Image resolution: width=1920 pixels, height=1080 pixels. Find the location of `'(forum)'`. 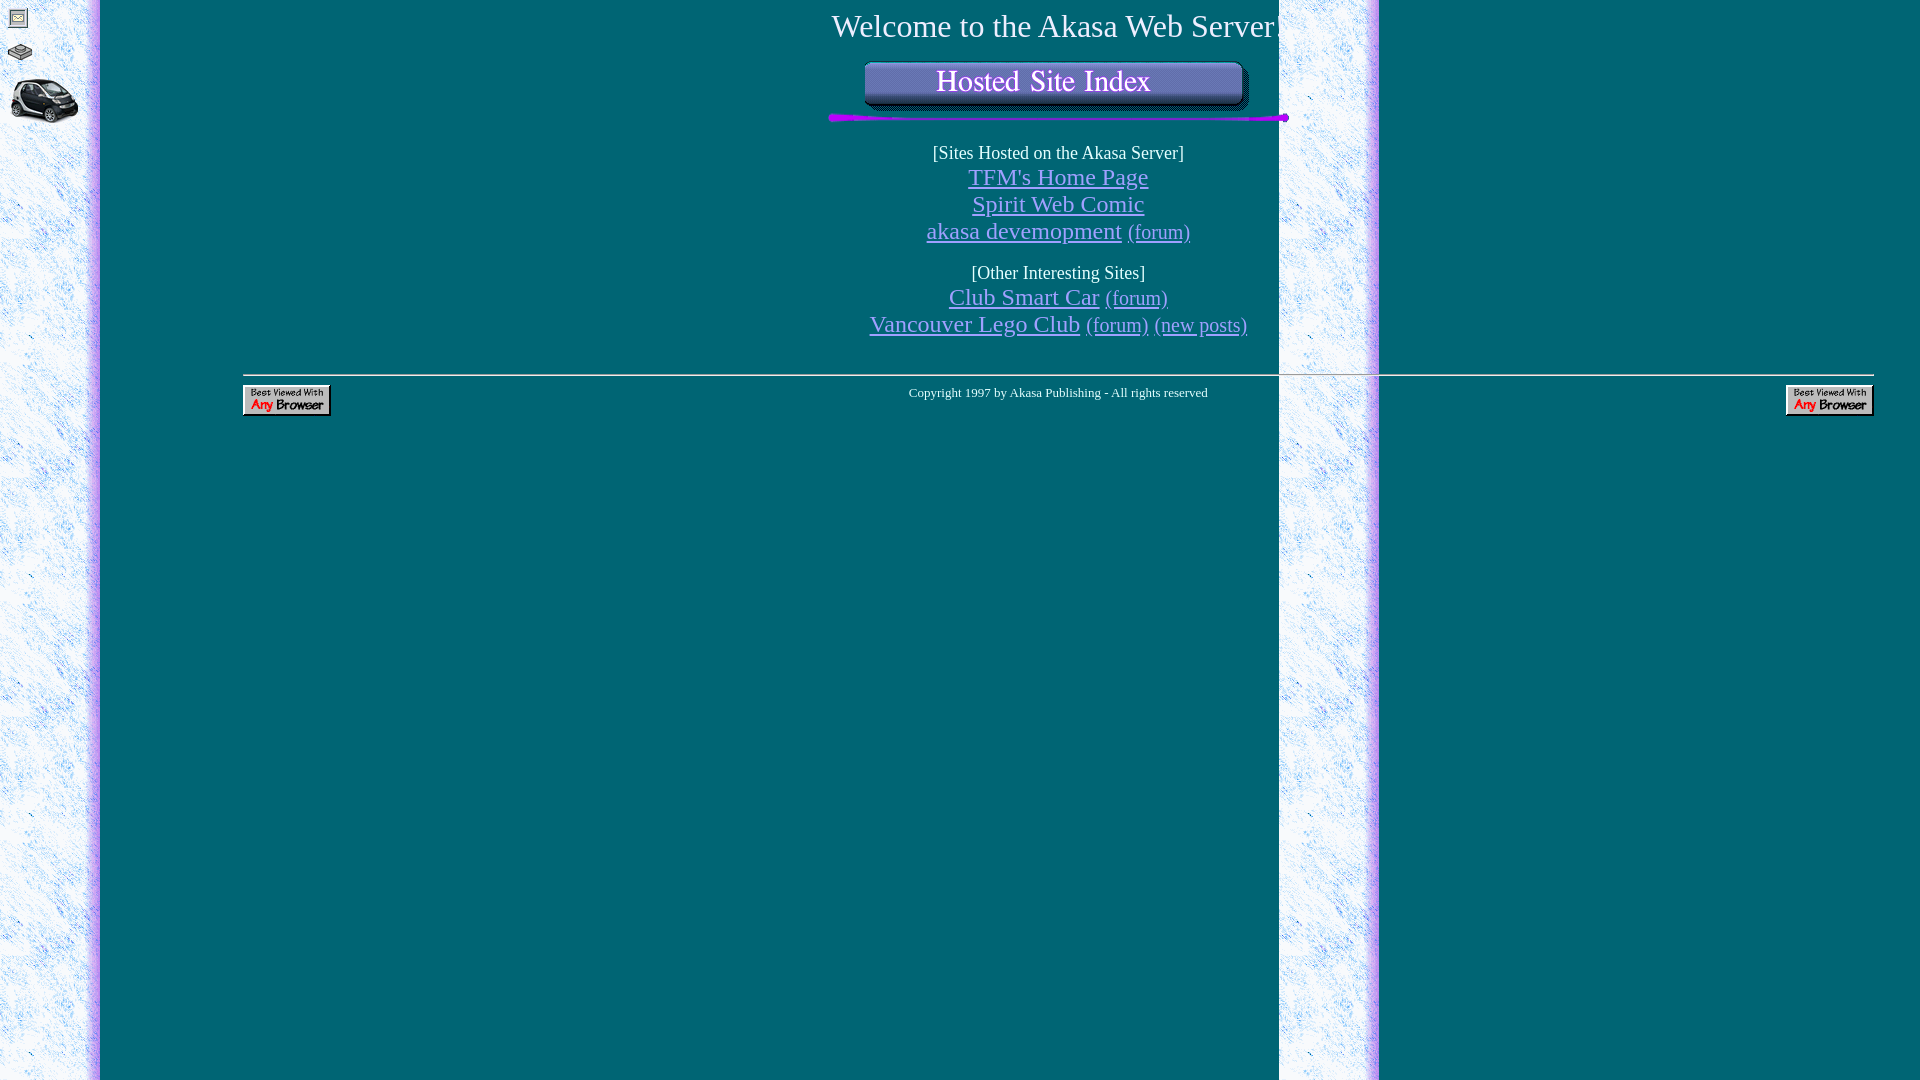

'(forum)' is located at coordinates (1137, 297).